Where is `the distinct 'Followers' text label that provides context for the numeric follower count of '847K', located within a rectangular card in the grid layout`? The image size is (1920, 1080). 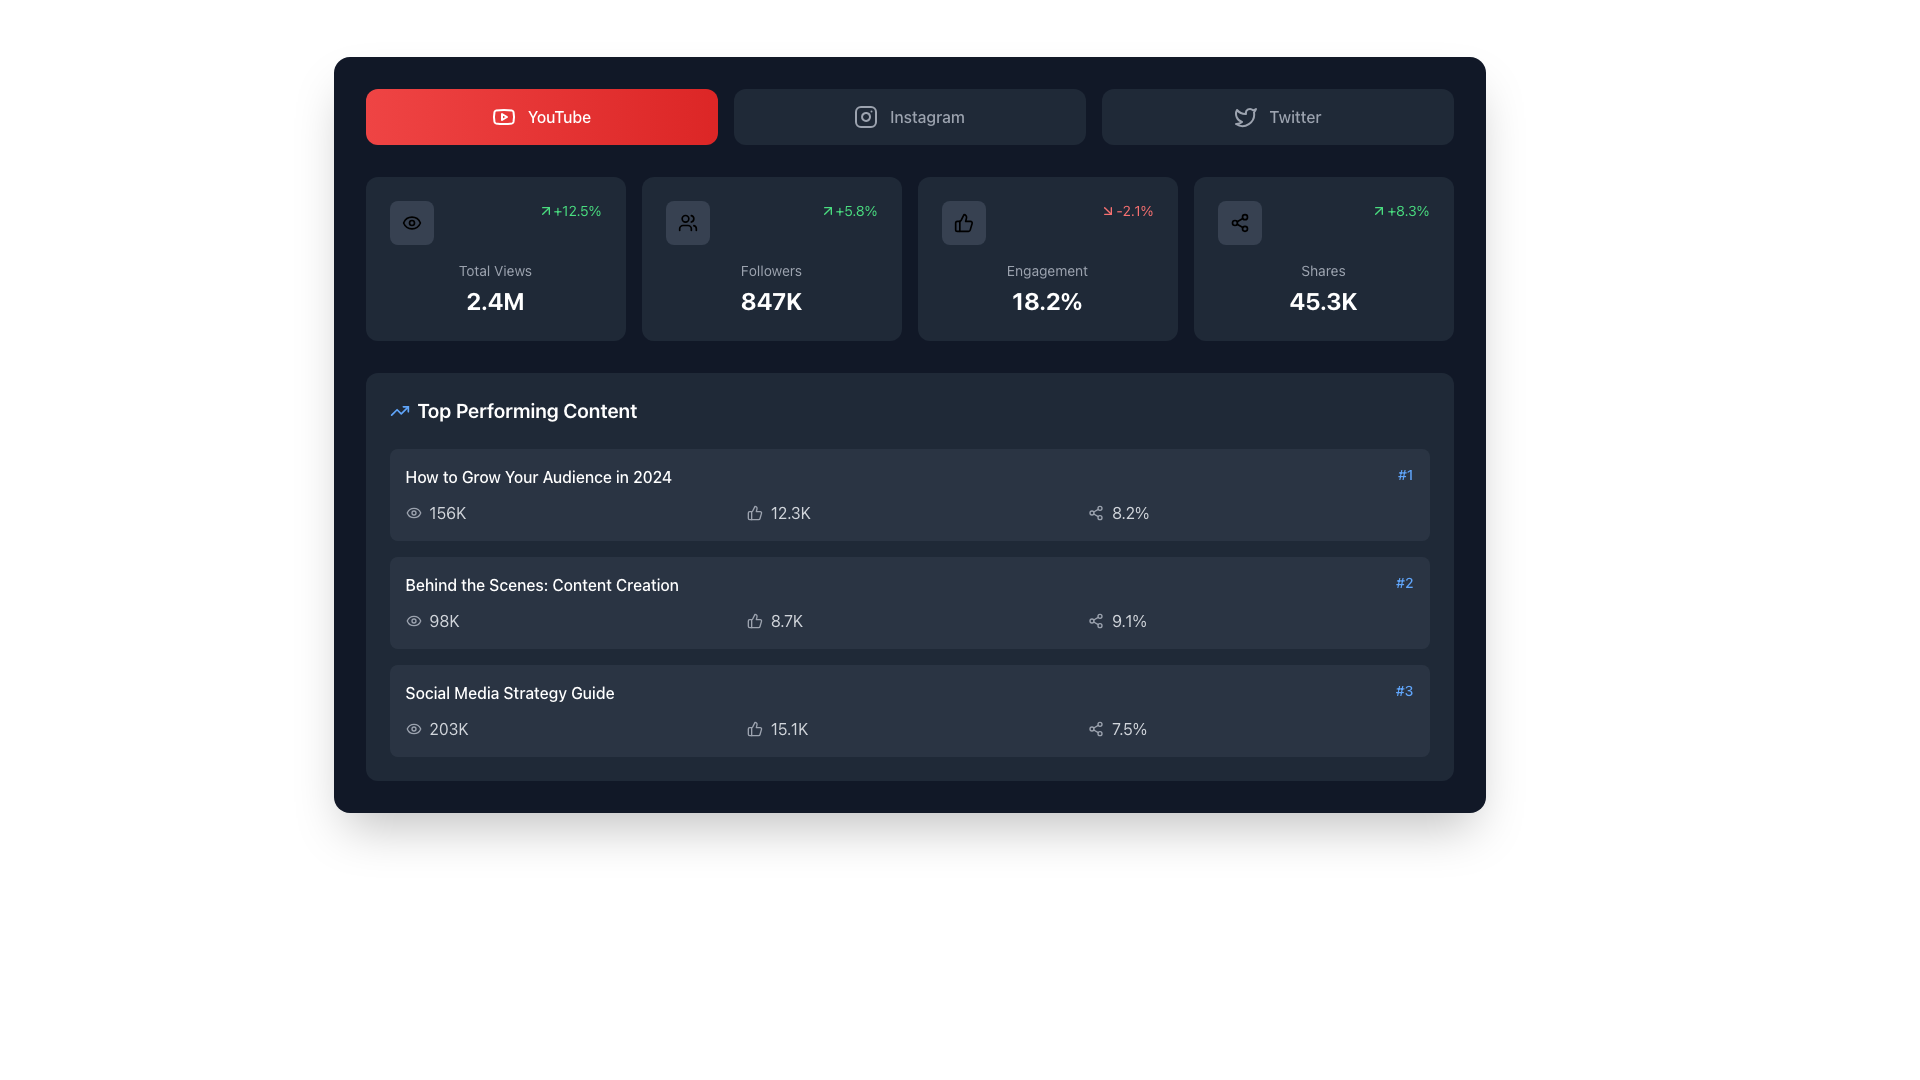 the distinct 'Followers' text label that provides context for the numeric follower count of '847K', located within a rectangular card in the grid layout is located at coordinates (770, 270).